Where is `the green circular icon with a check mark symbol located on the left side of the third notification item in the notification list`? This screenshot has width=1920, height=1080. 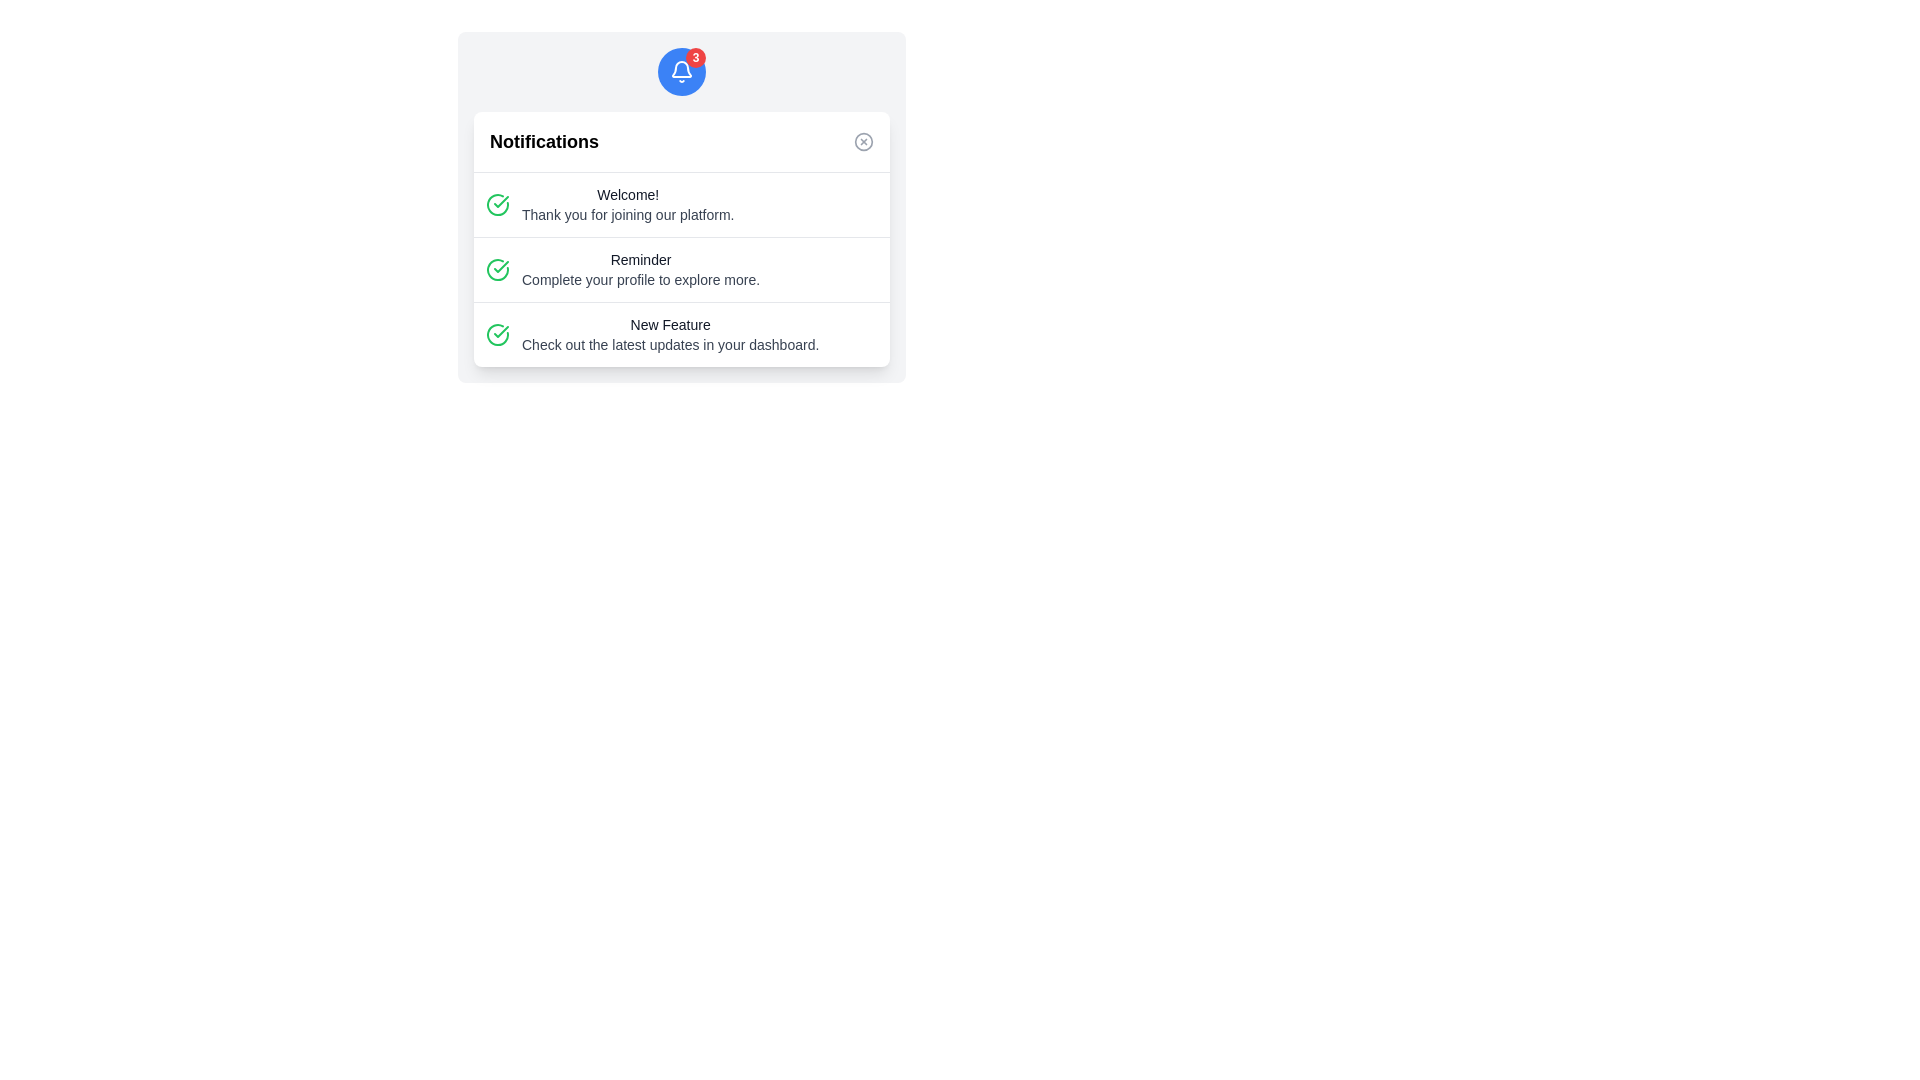 the green circular icon with a check mark symbol located on the left side of the third notification item in the notification list is located at coordinates (498, 334).